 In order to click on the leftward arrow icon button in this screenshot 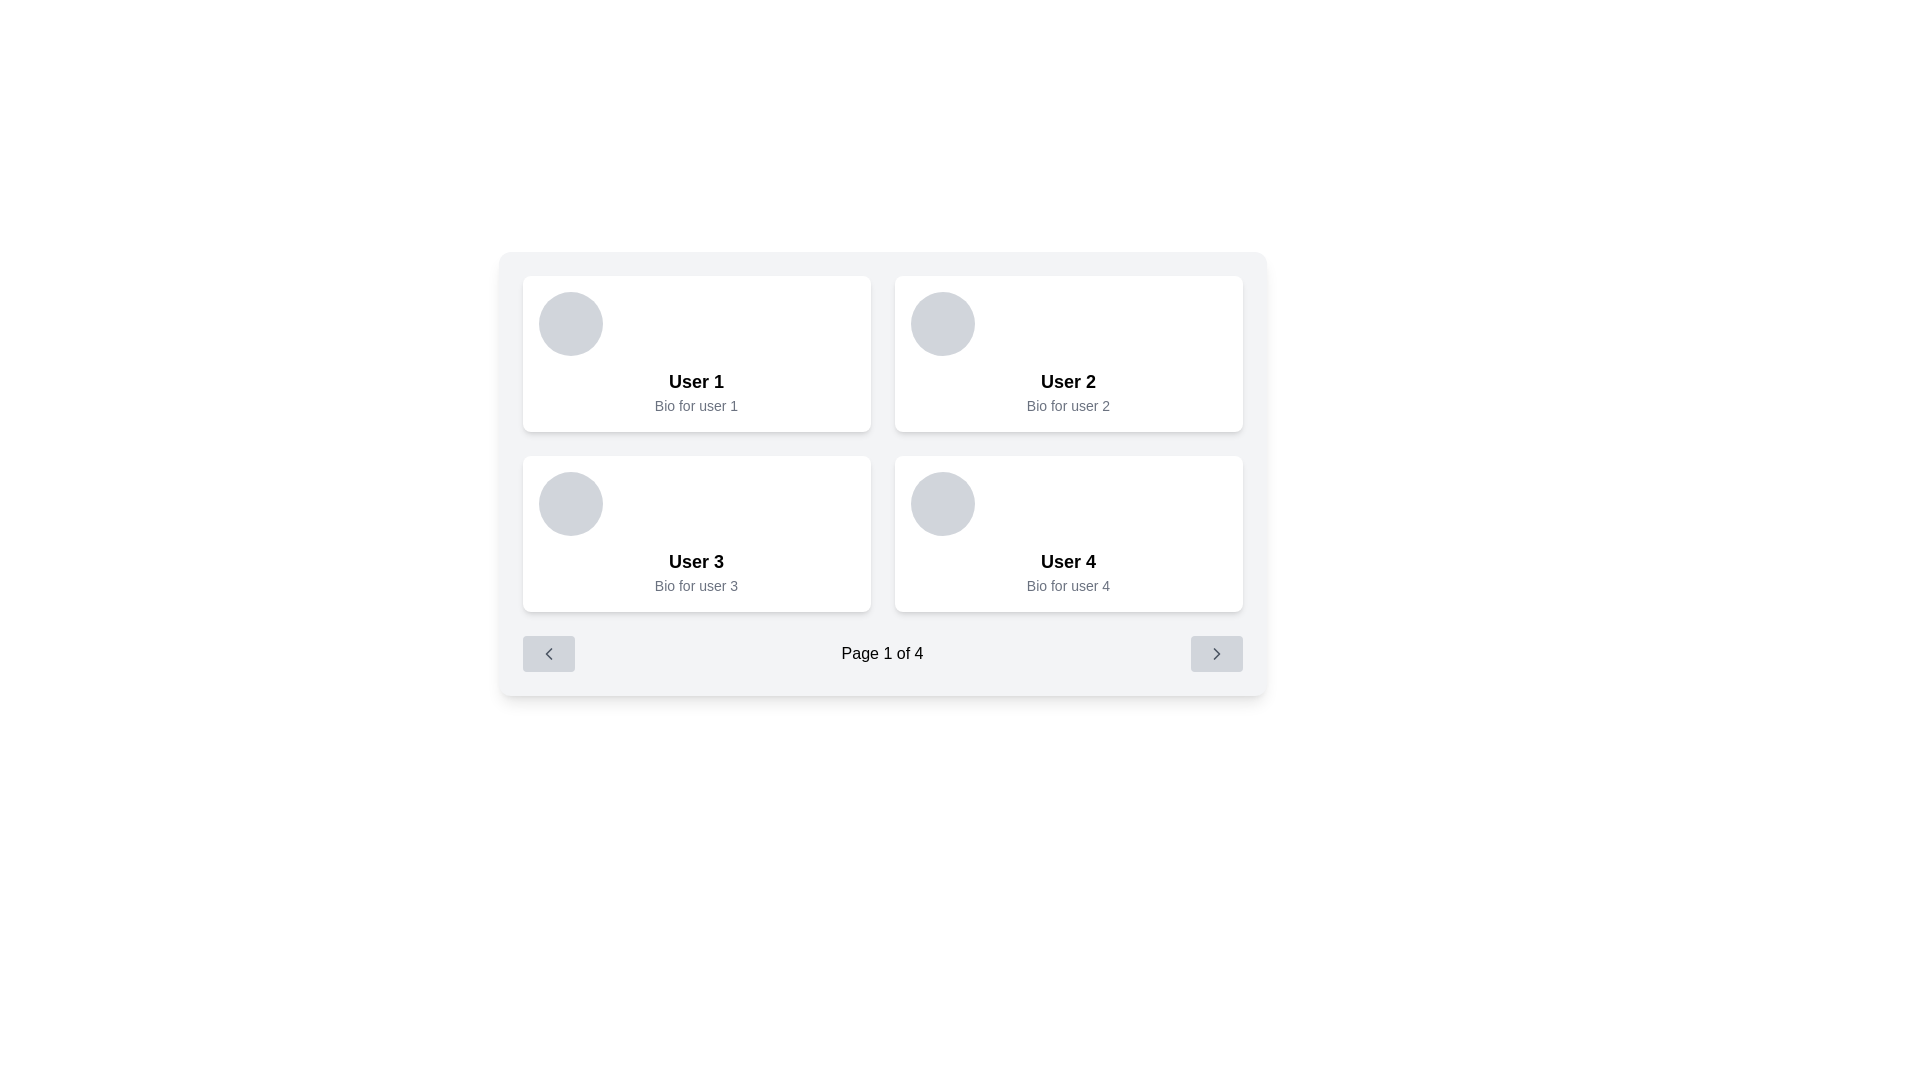, I will do `click(548, 654)`.